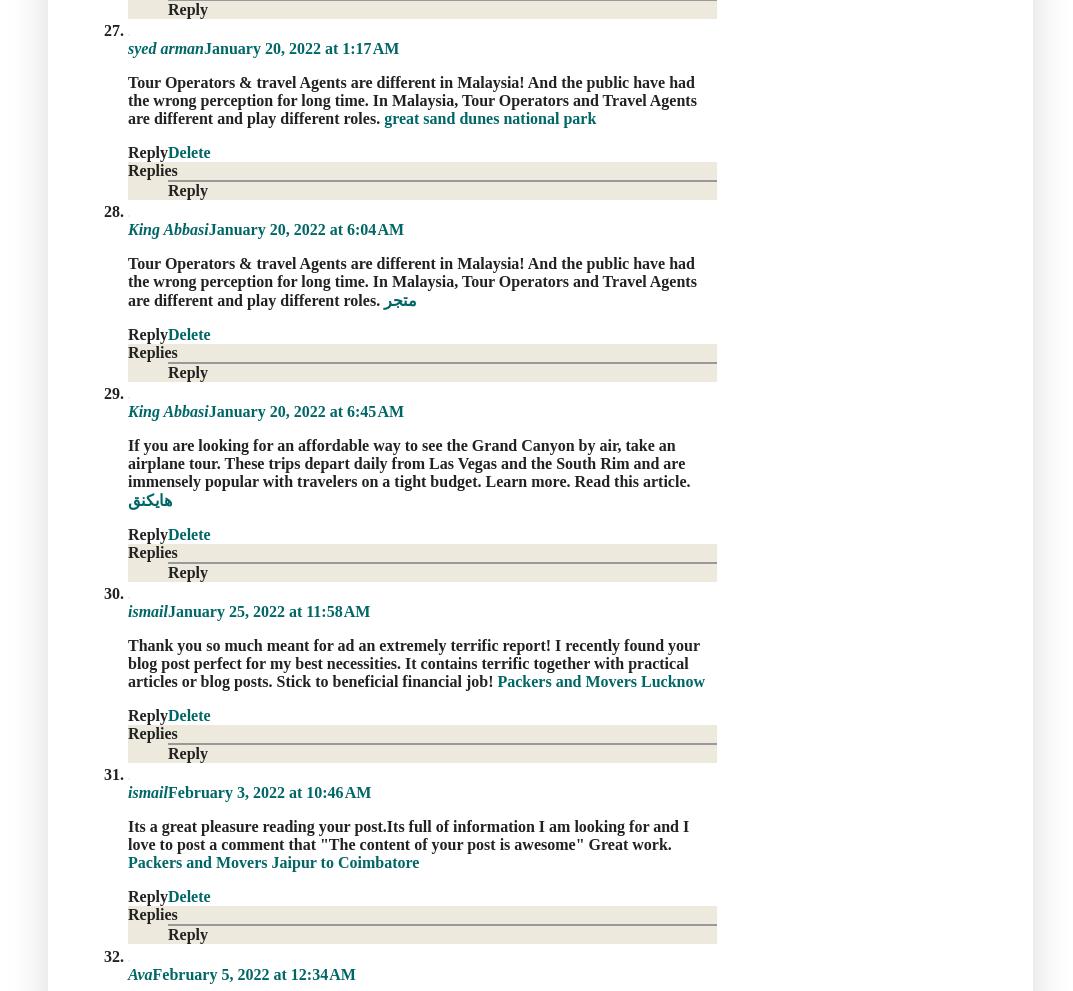 This screenshot has height=991, width=1073. I want to click on 'Its a great pleasure reading your post.Its full of information I am looking for and I love to post a comment that "The content of your post is awesome" Great work.', so click(407, 834).